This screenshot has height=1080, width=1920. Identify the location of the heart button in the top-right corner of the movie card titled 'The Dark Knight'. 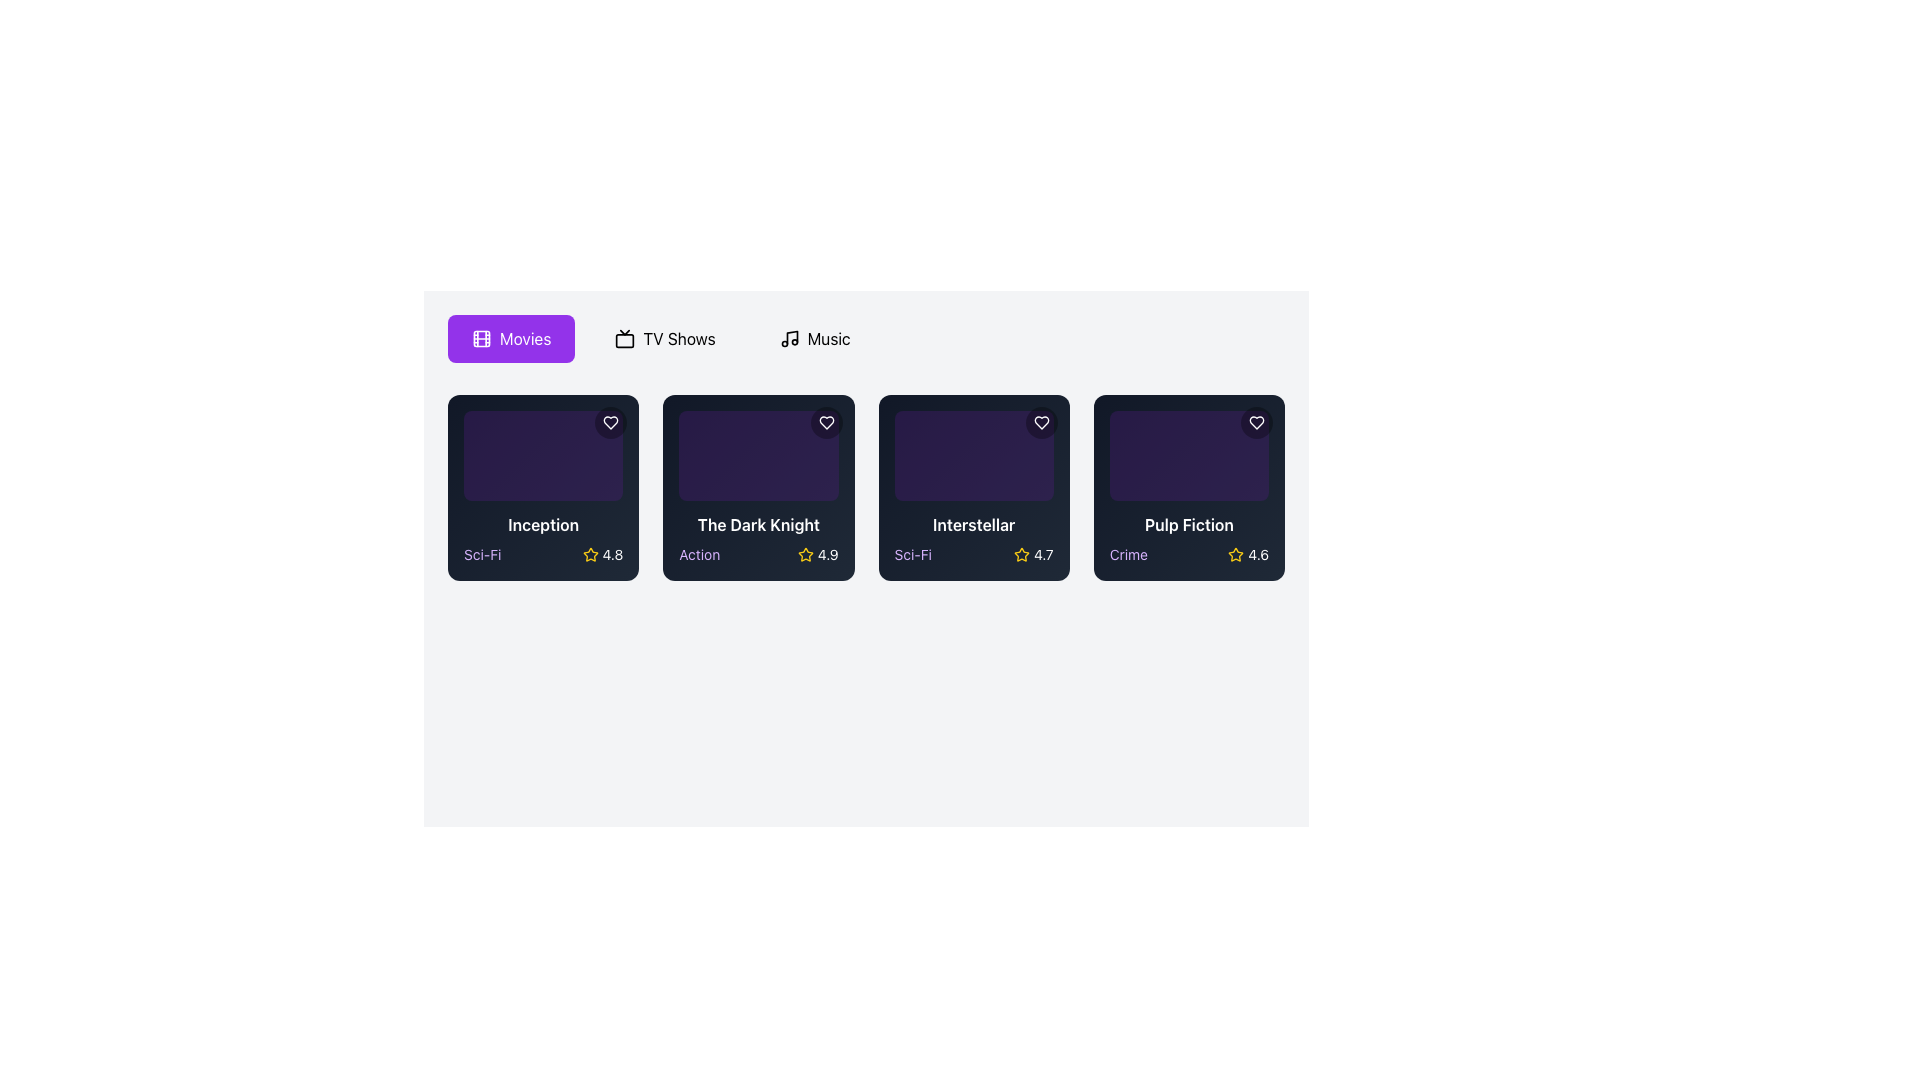
(826, 422).